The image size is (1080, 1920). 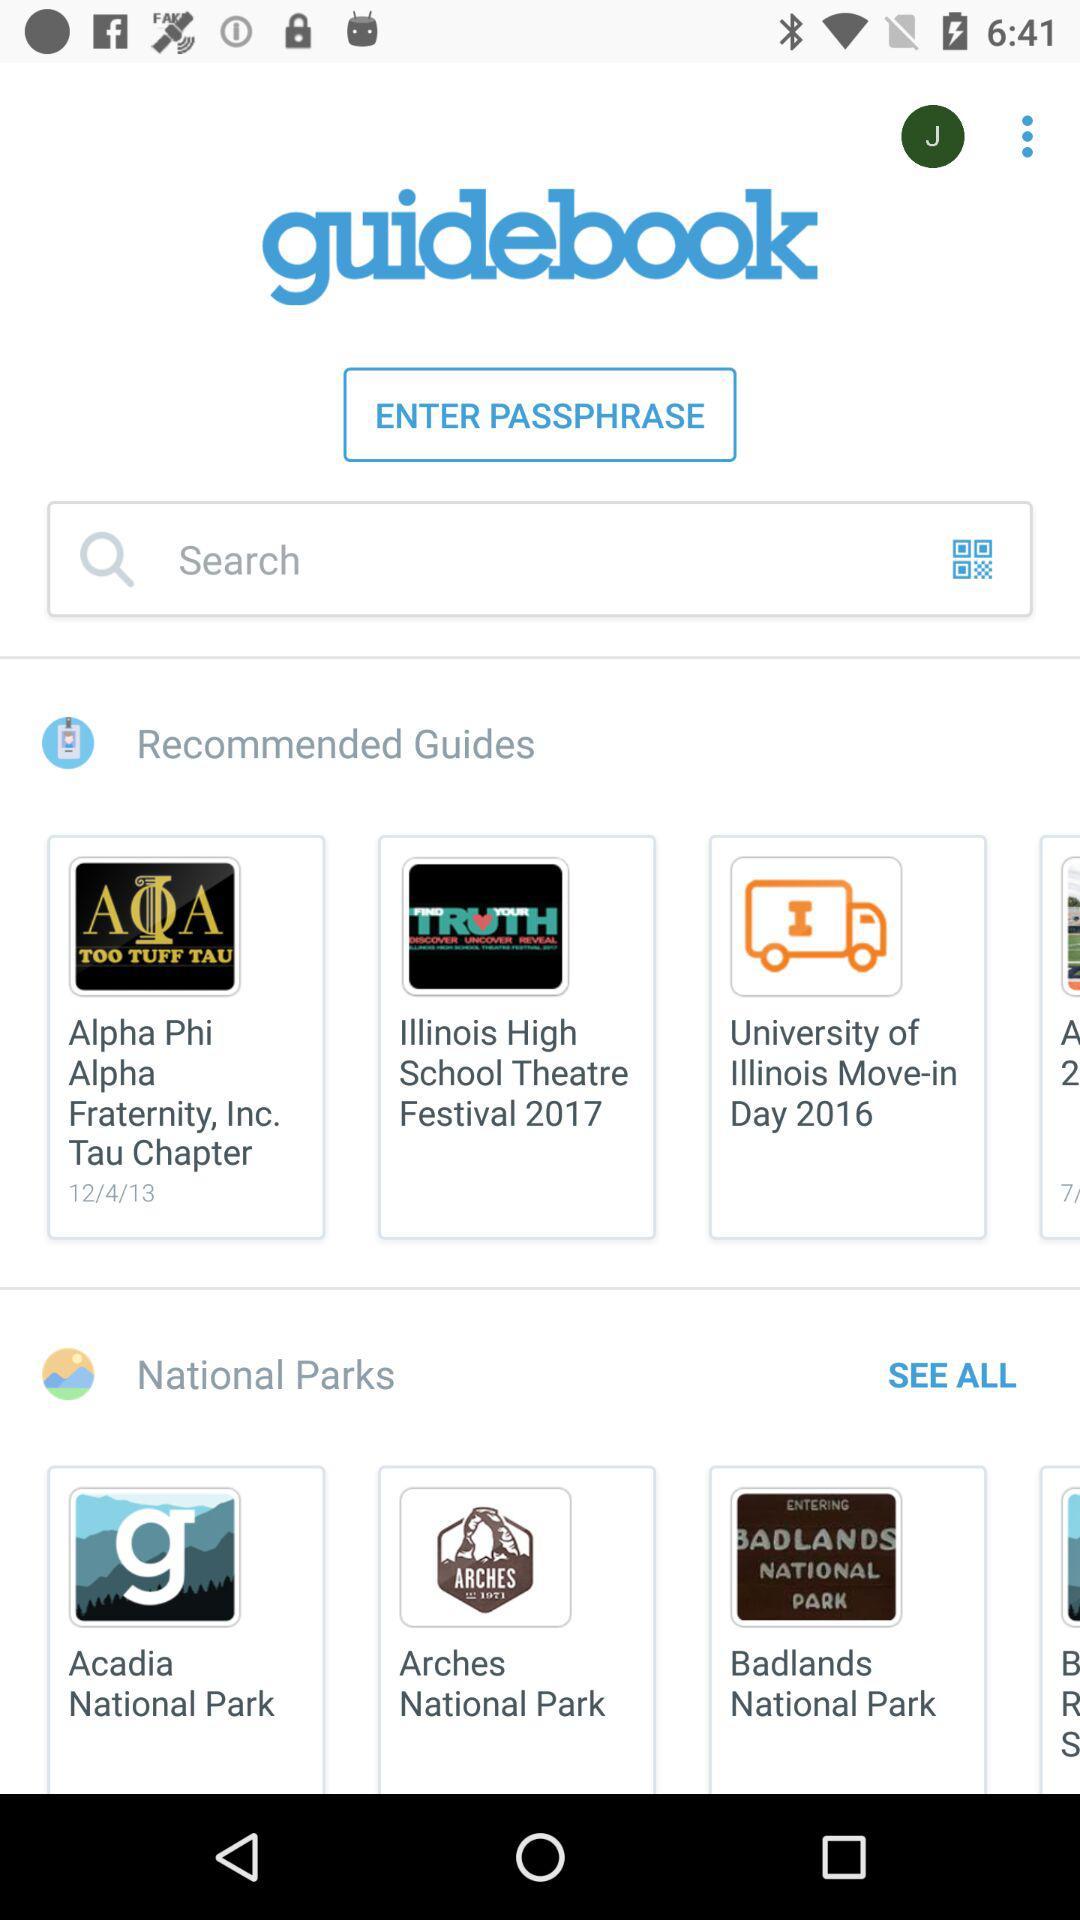 What do you see at coordinates (933, 135) in the screenshot?
I see `the microphone icon` at bounding box center [933, 135].